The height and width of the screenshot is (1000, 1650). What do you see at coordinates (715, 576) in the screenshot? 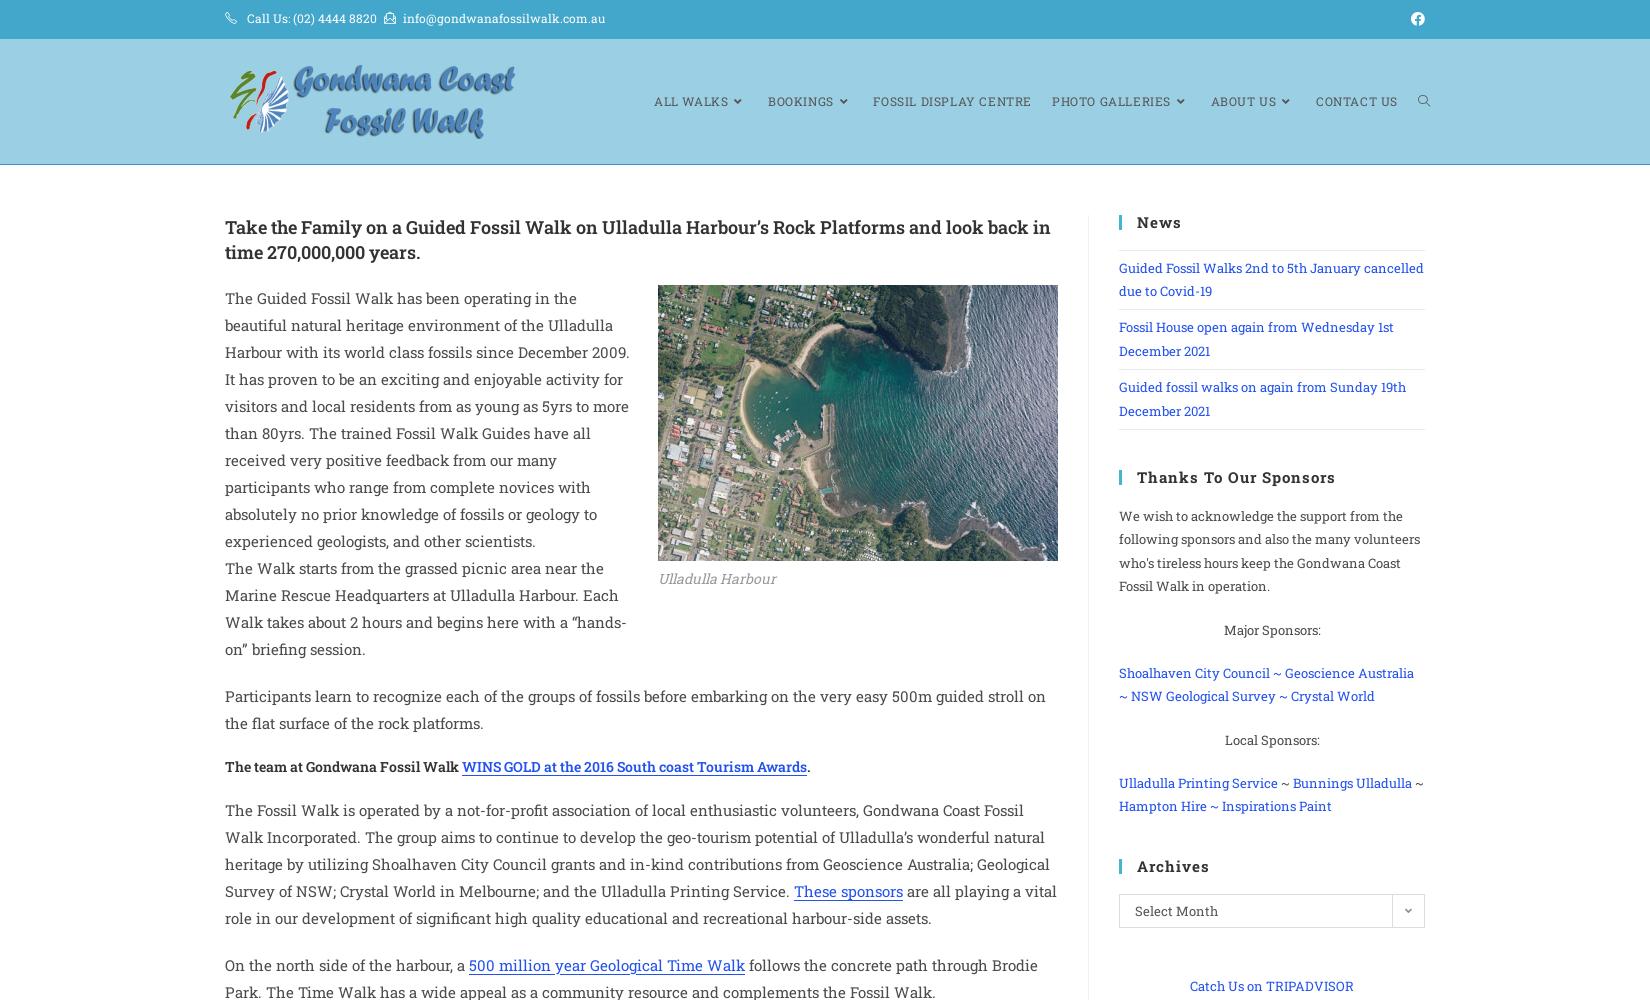
I see `'Ulladulla Harbour'` at bounding box center [715, 576].